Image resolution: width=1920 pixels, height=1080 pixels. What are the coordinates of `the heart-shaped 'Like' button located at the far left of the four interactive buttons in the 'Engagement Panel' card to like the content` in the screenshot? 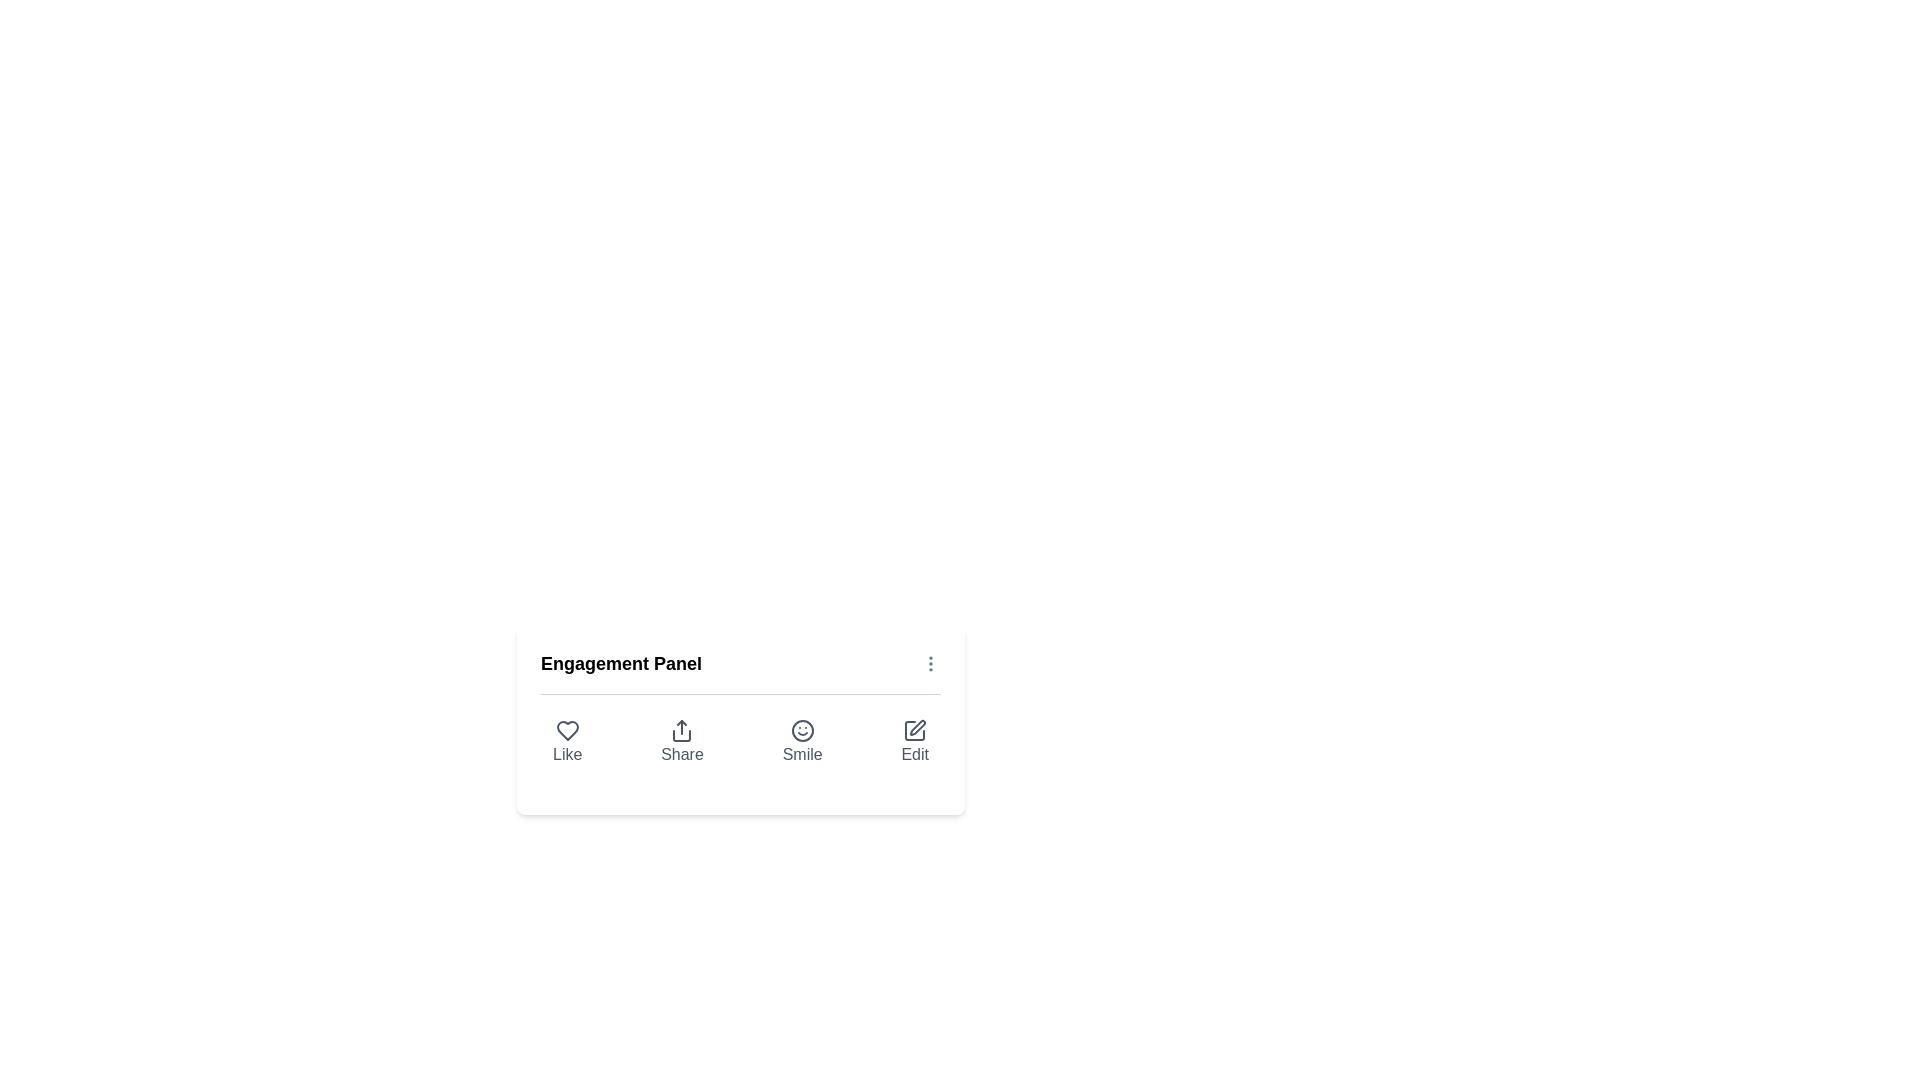 It's located at (566, 743).